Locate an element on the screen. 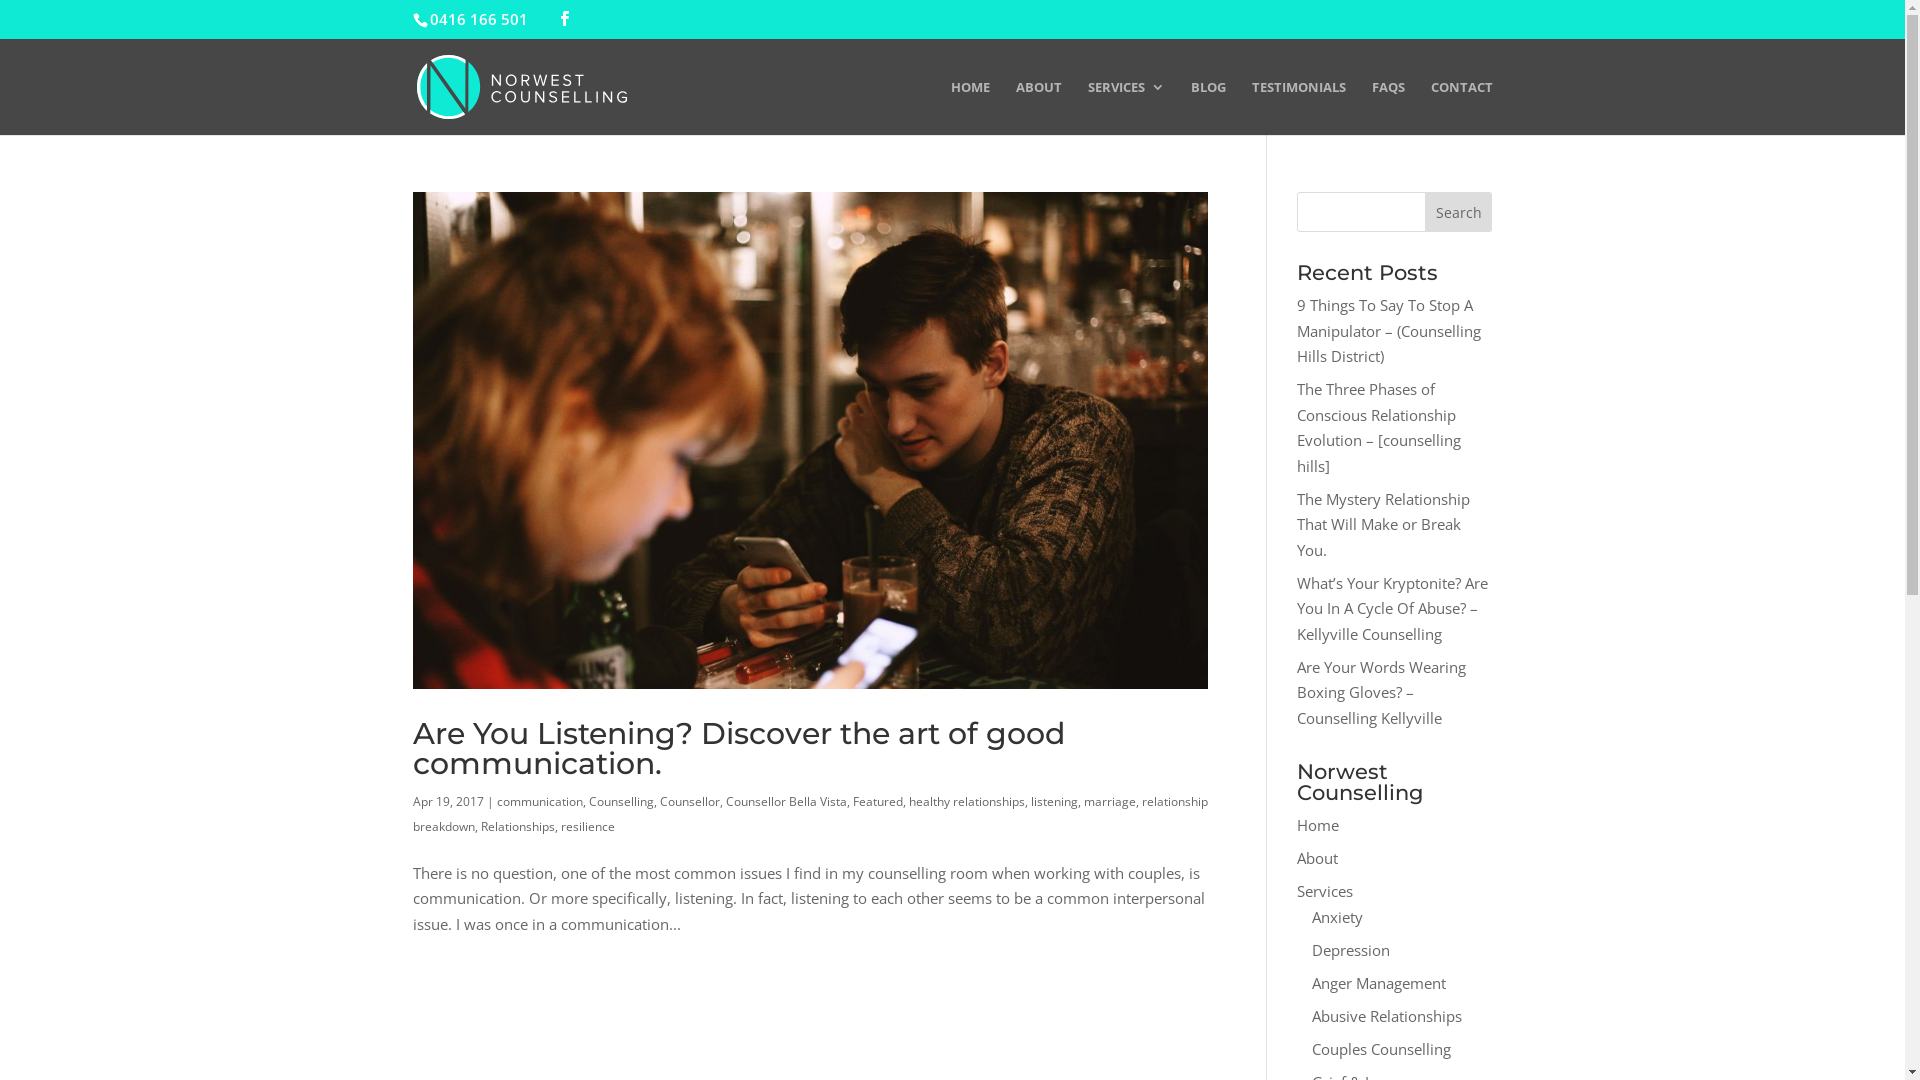 Image resolution: width=1920 pixels, height=1080 pixels. 'SERVICES' is located at coordinates (1126, 107).